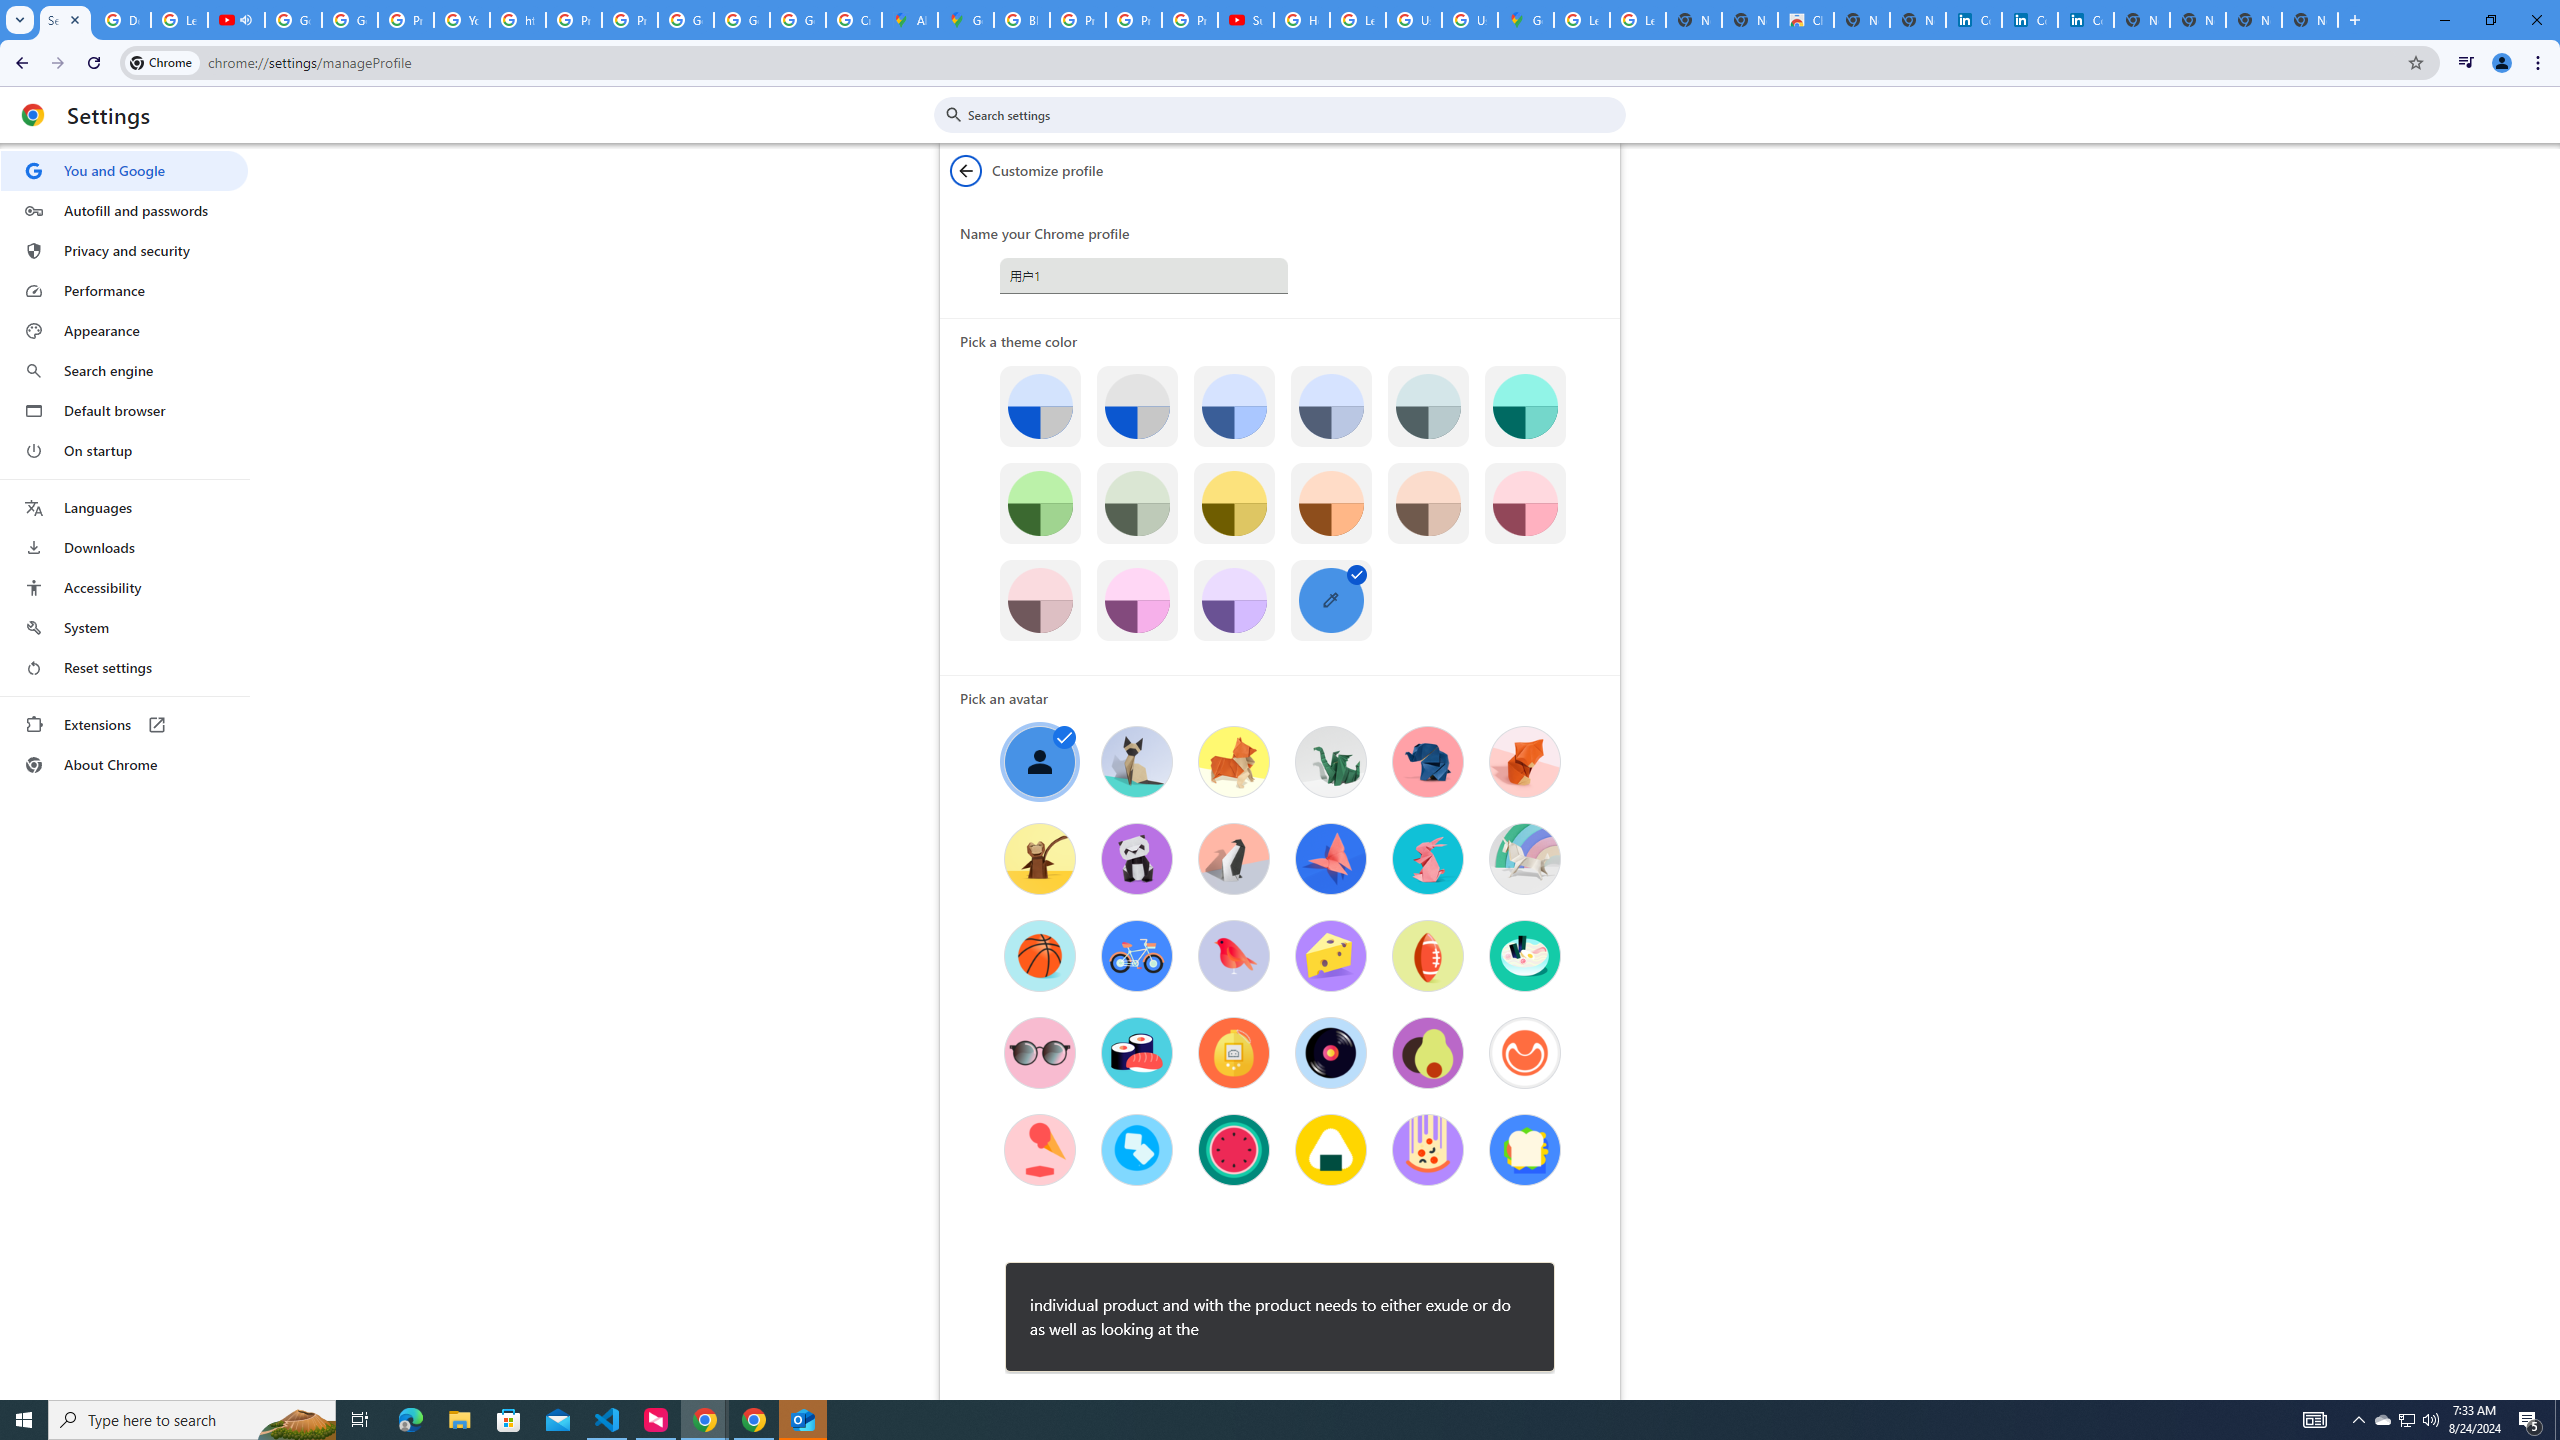  Describe the element at coordinates (179, 19) in the screenshot. I see `'Learn how to find your photos - Google Photos Help'` at that location.